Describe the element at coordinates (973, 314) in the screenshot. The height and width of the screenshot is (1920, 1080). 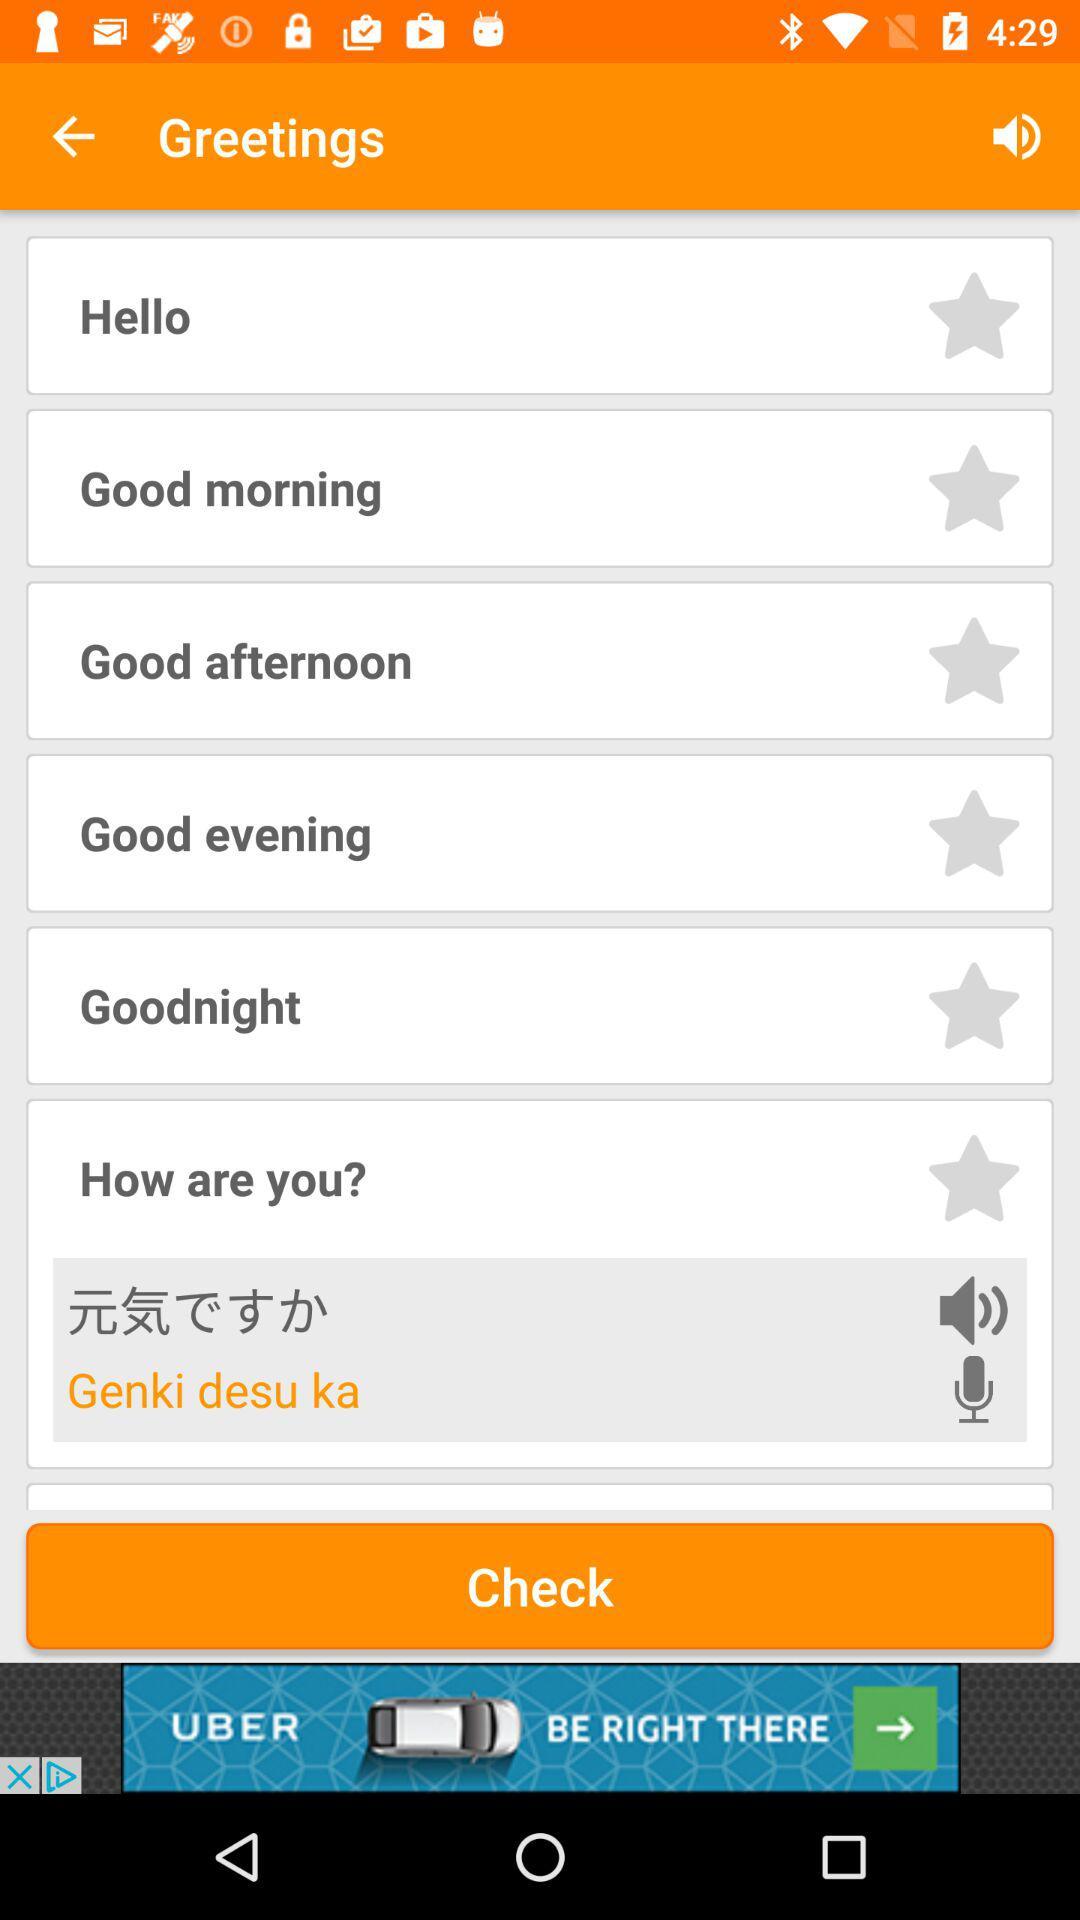
I see `this item` at that location.